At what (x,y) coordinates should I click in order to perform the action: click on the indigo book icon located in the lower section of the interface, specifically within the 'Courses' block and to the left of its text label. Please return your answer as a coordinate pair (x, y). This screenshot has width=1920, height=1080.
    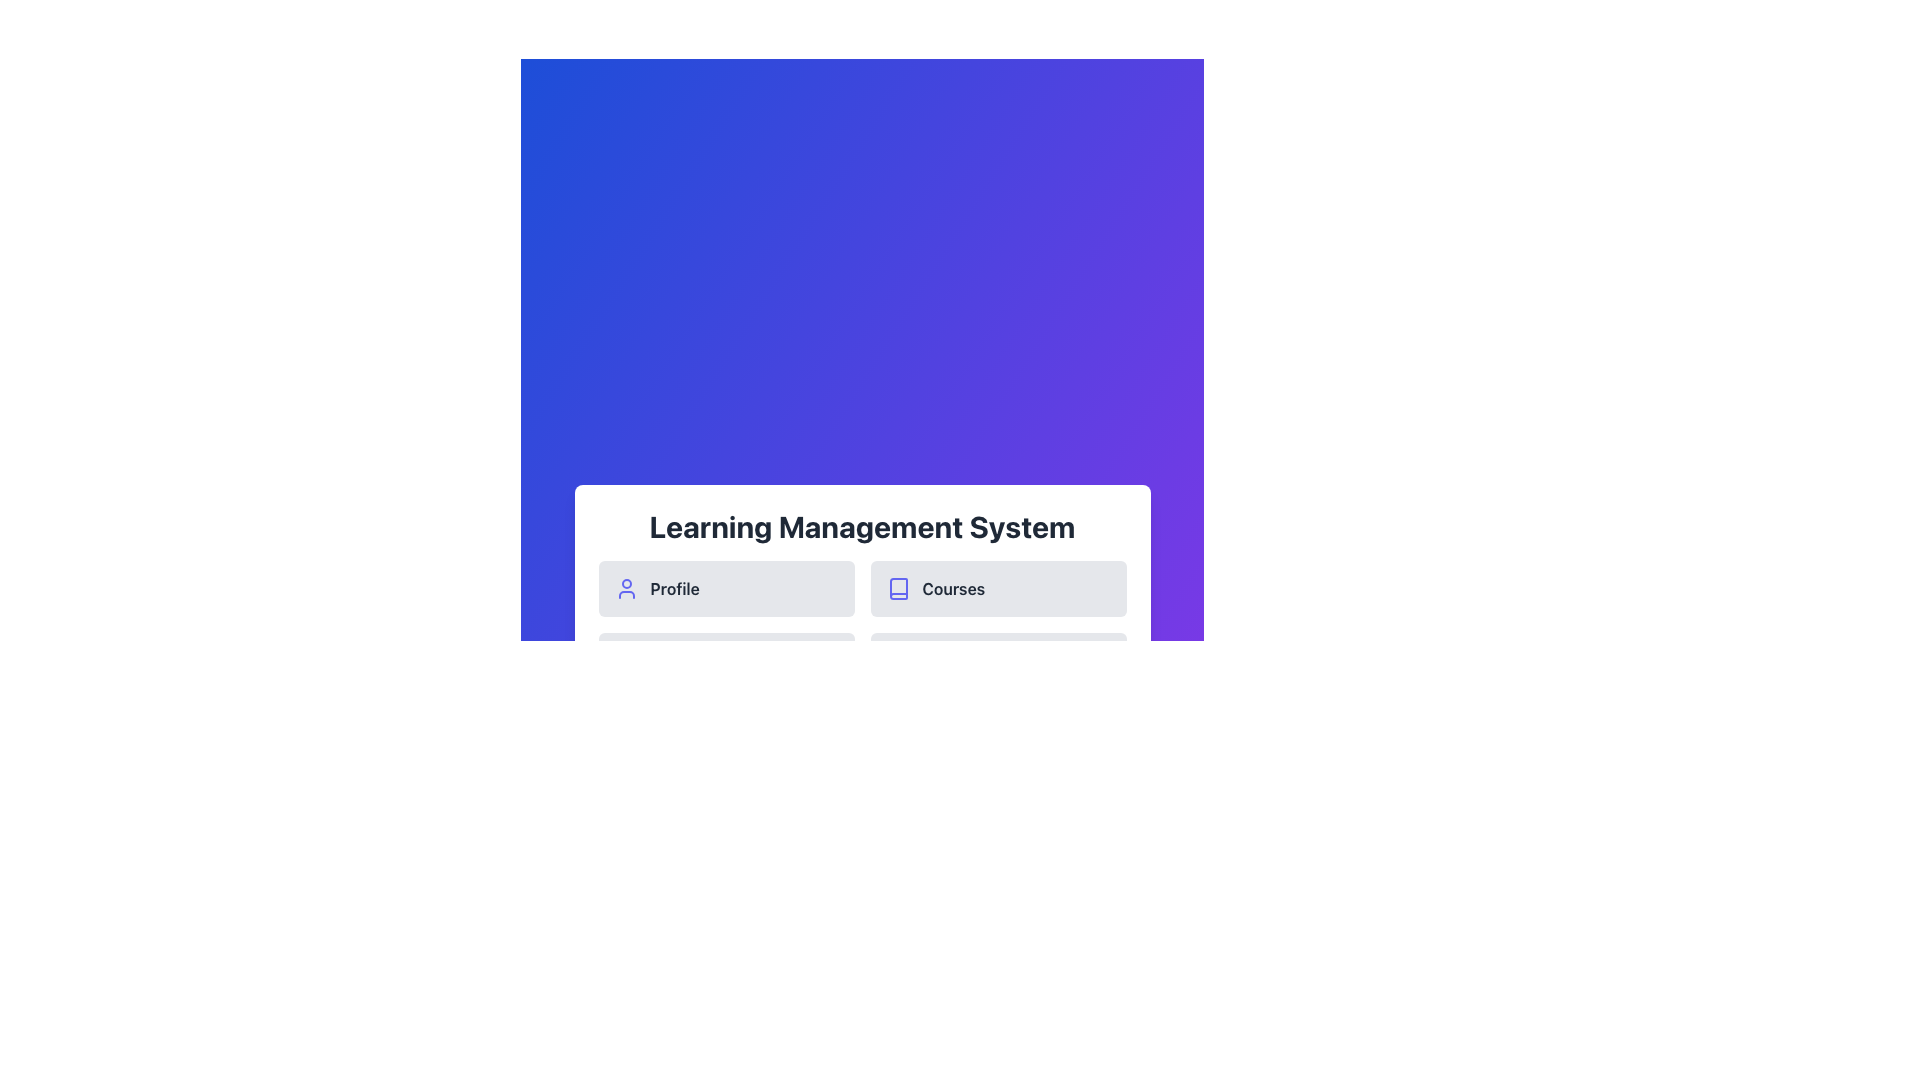
    Looking at the image, I should click on (897, 588).